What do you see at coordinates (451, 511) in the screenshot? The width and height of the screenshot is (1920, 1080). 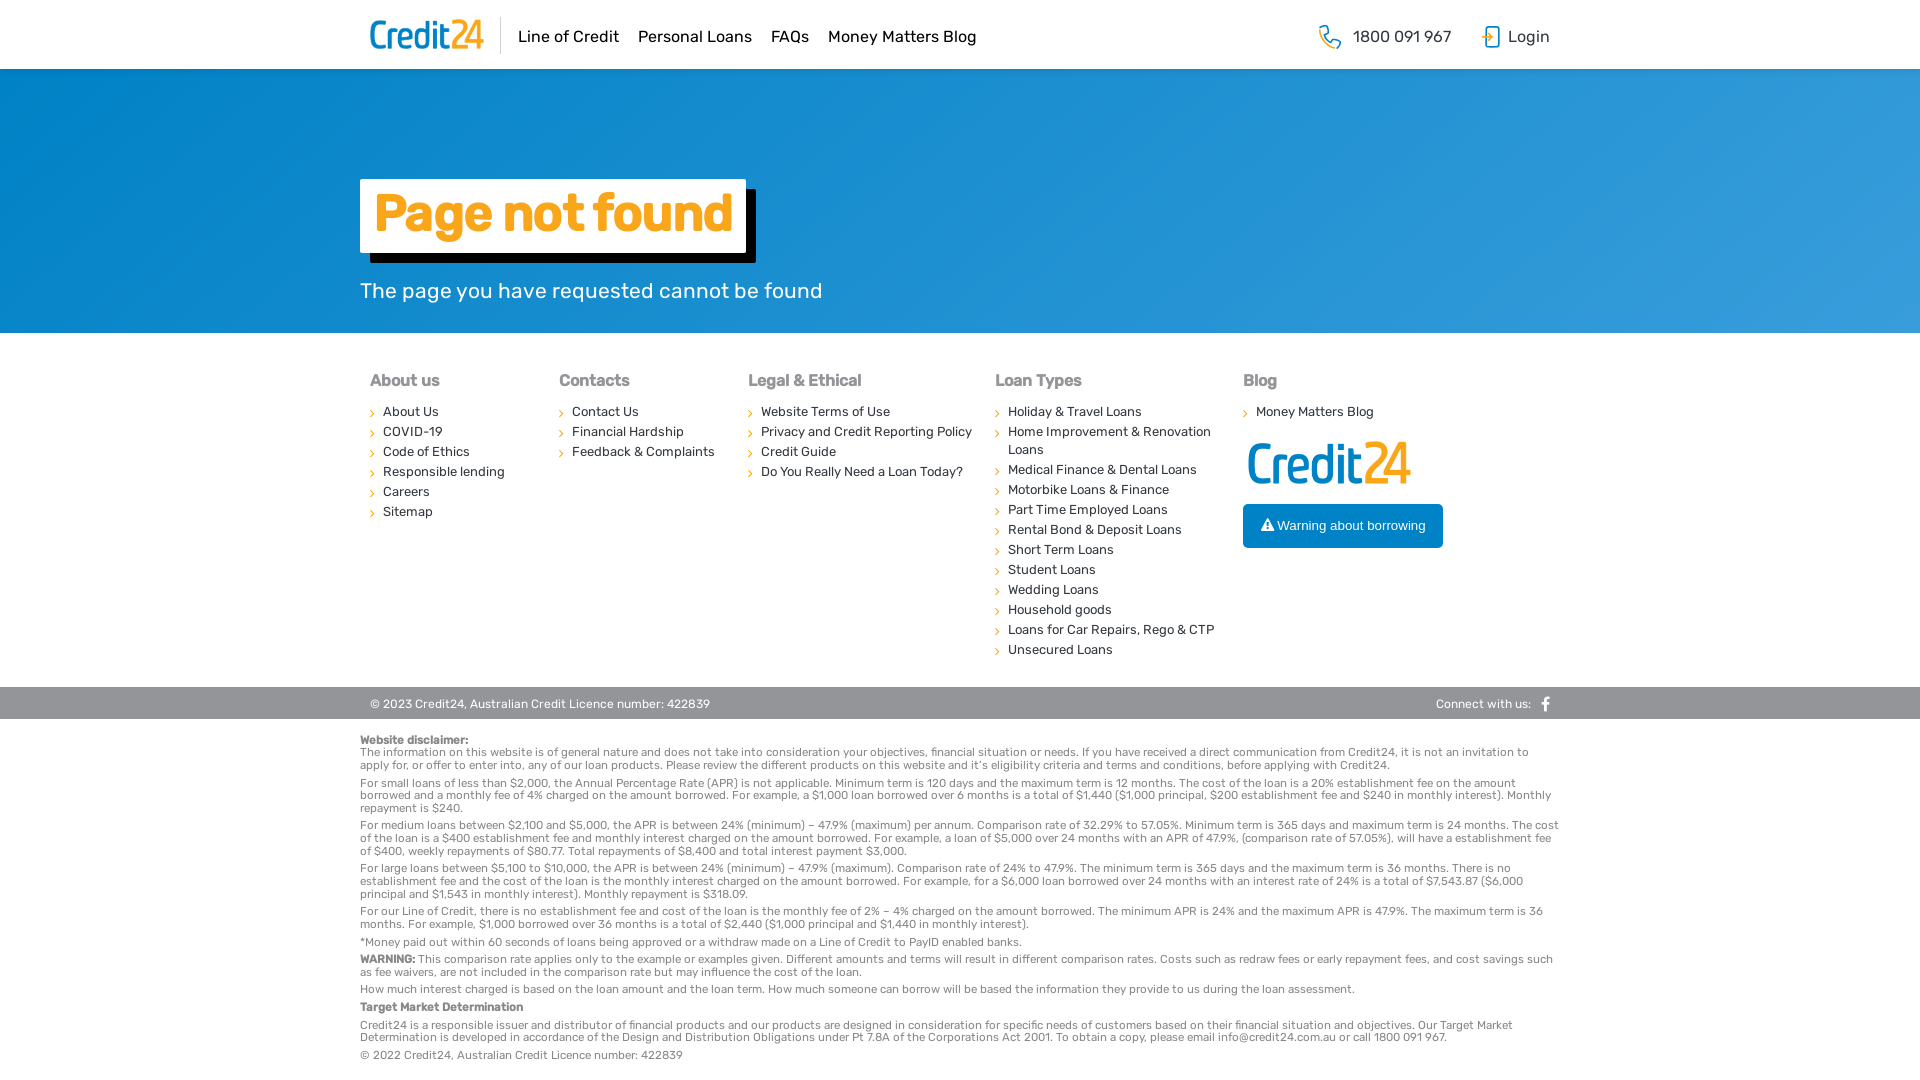 I see `'Sitemap'` at bounding box center [451, 511].